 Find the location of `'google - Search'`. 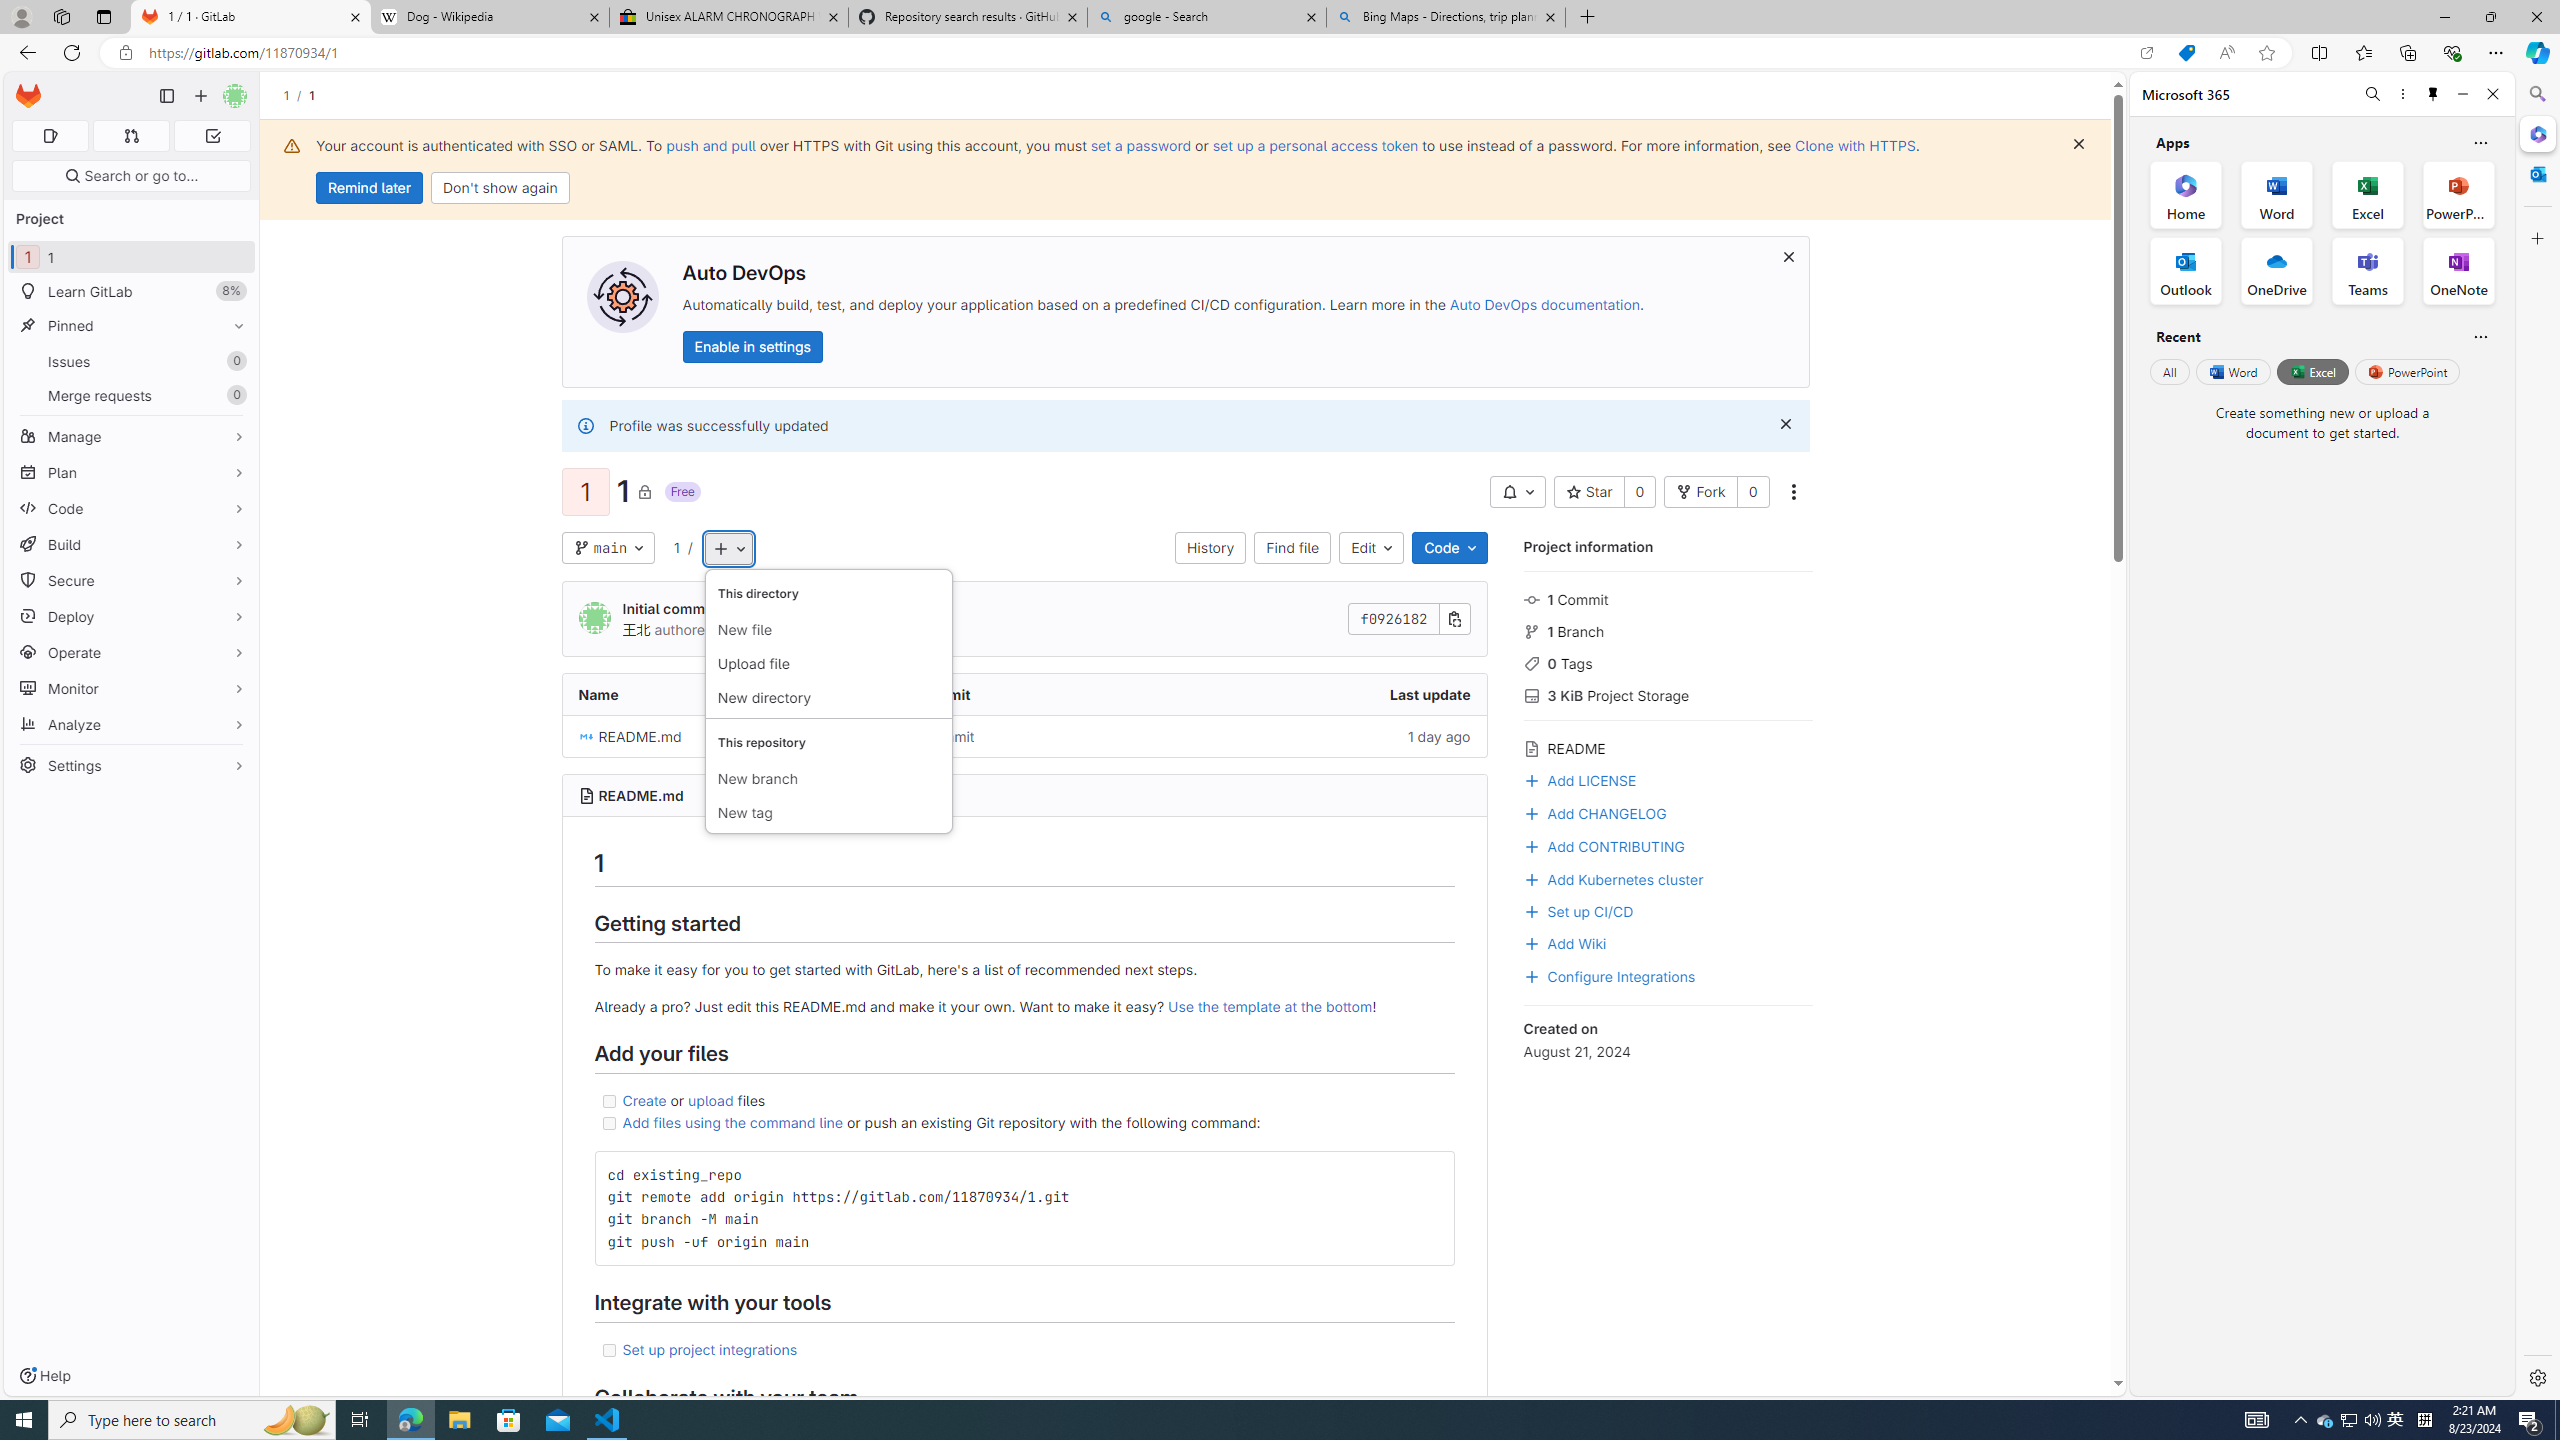

'google - Search' is located at coordinates (1204, 16).